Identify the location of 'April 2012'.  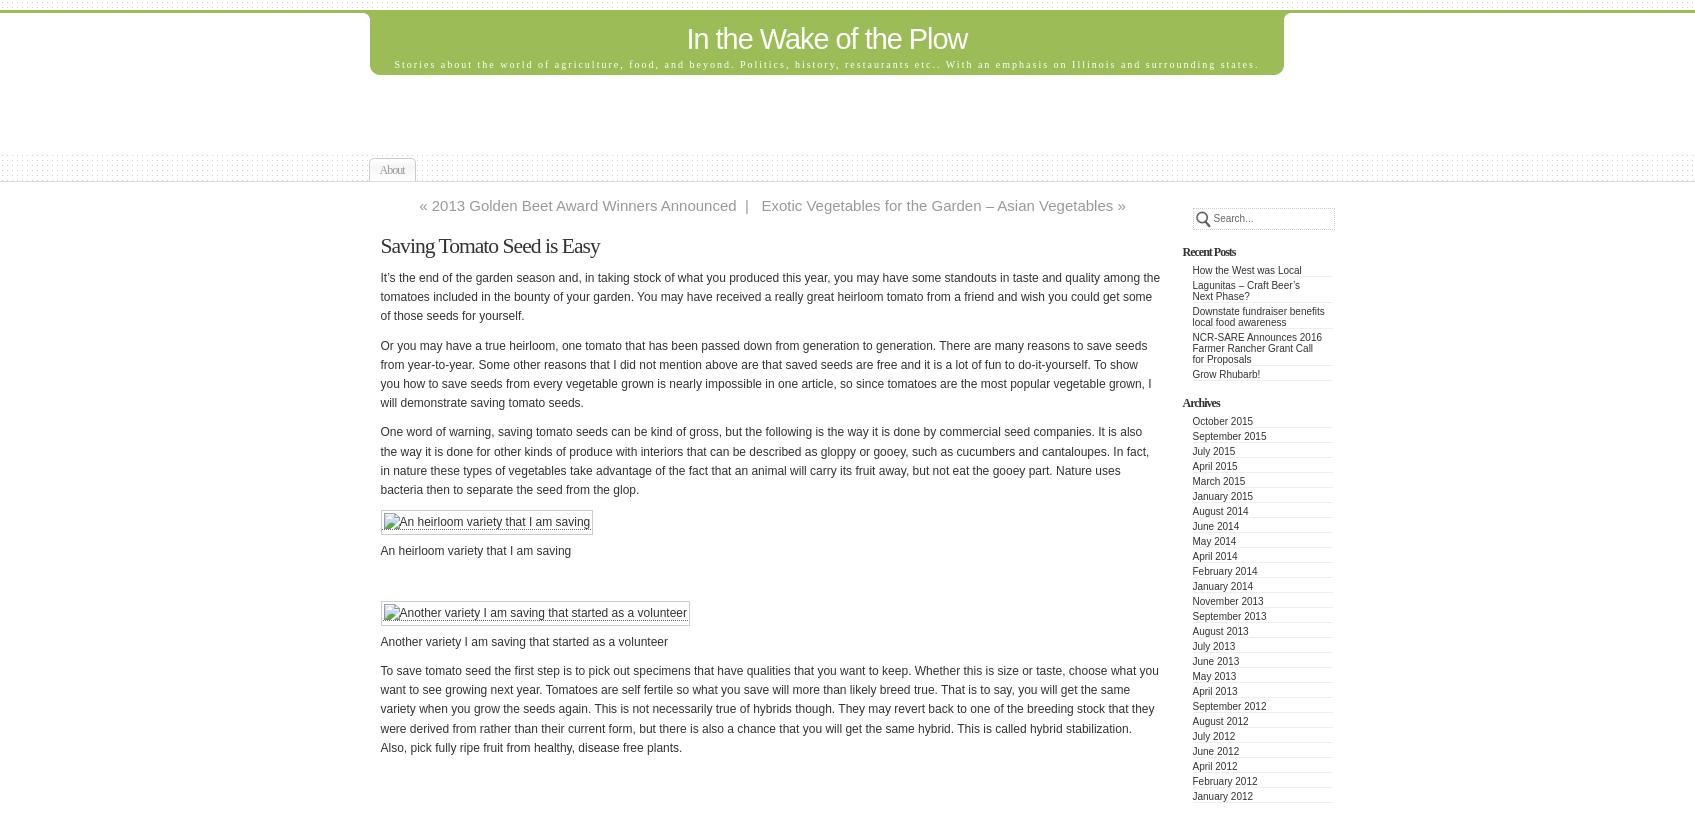
(1214, 765).